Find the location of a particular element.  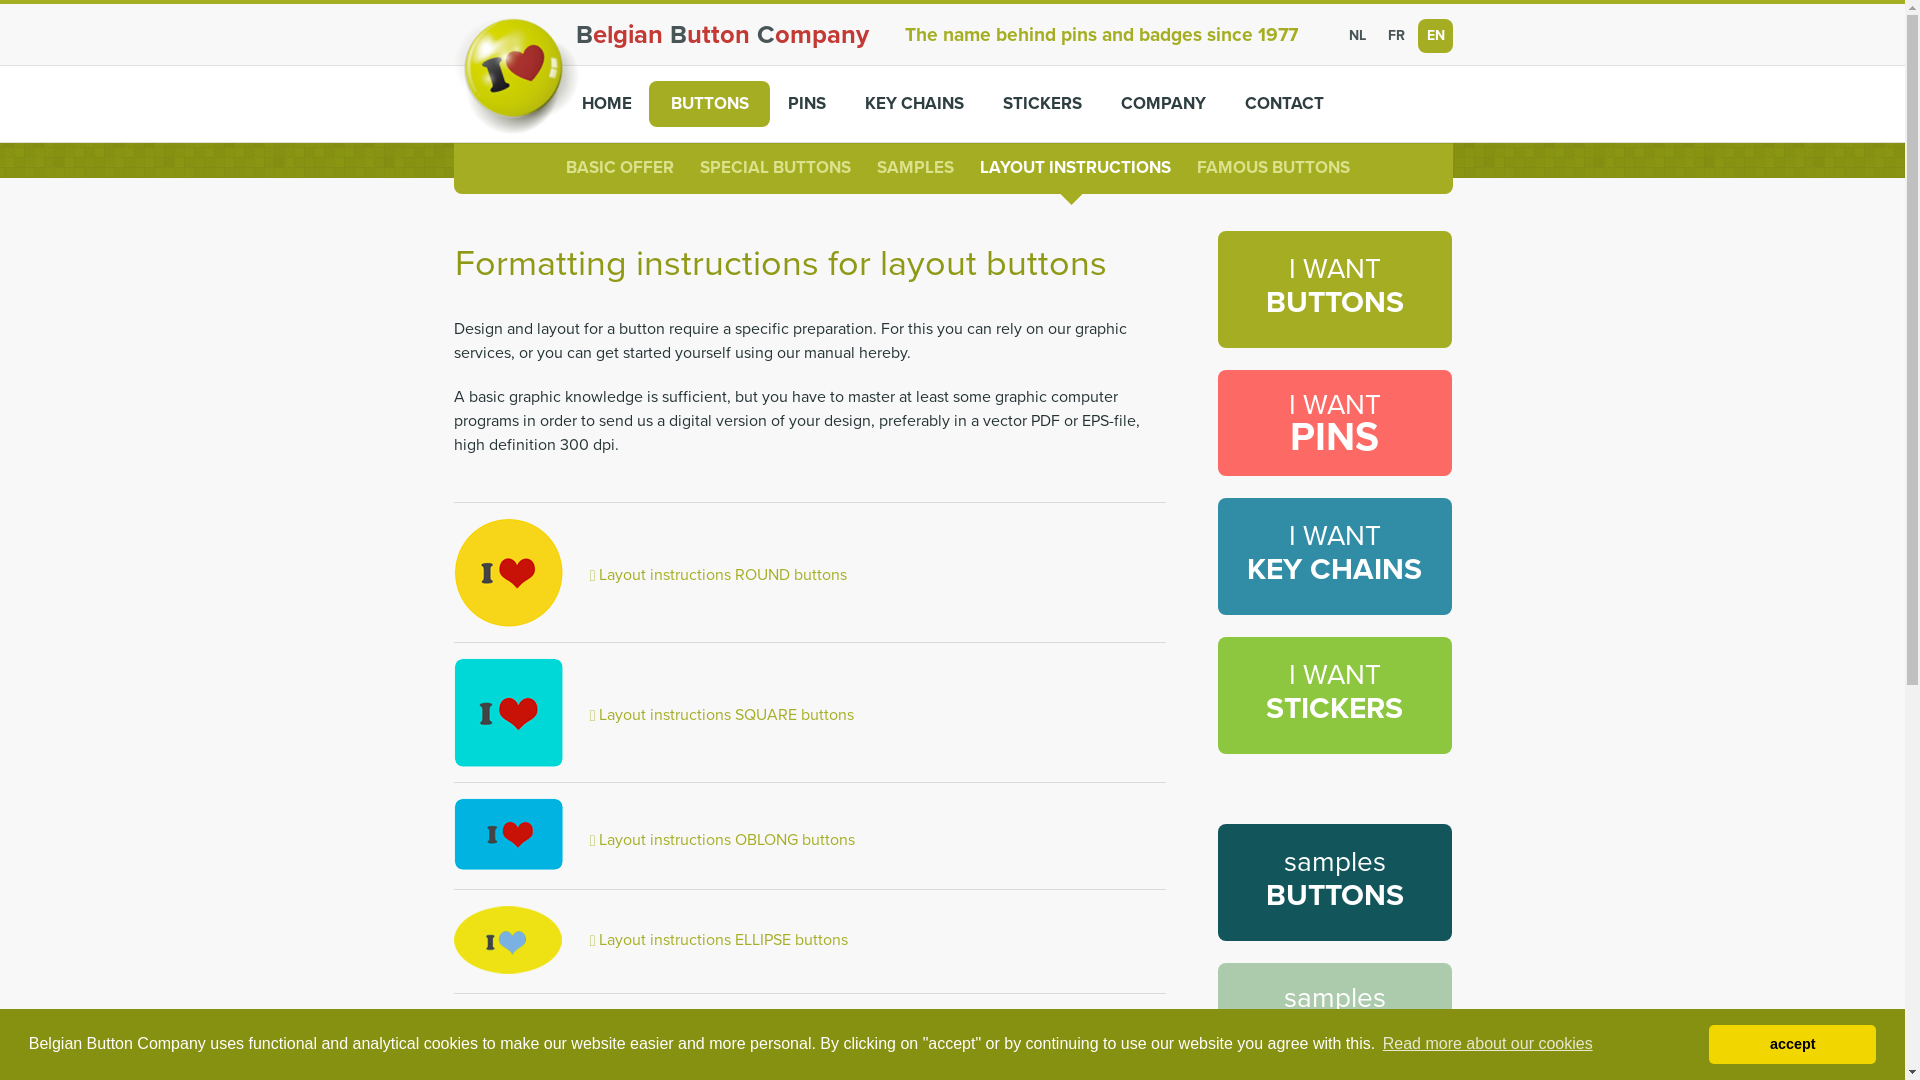

'NL' is located at coordinates (1357, 35).